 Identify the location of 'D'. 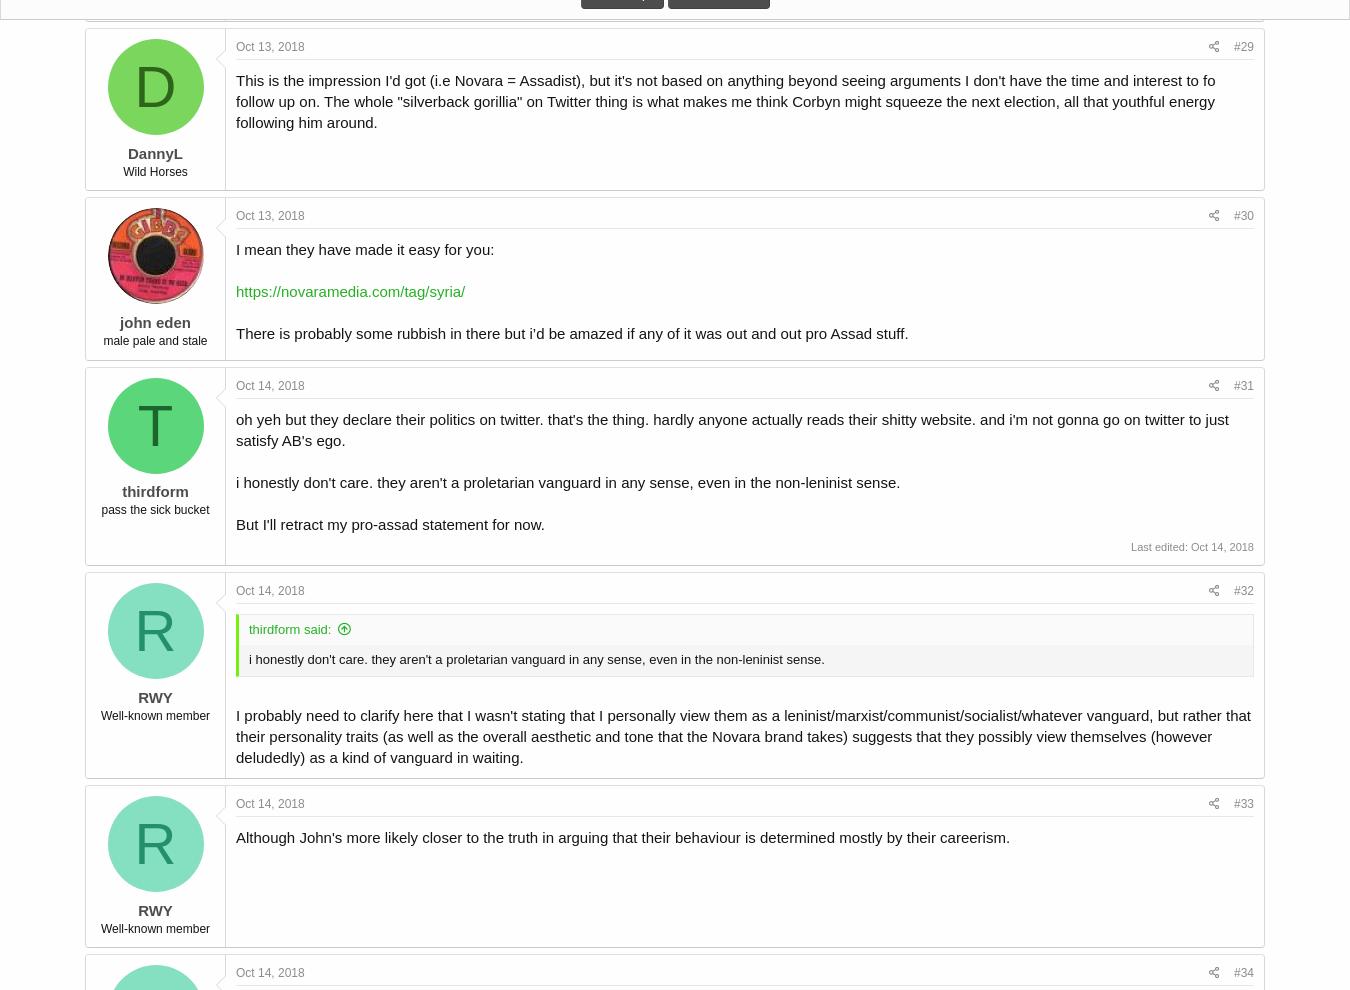
(154, 86).